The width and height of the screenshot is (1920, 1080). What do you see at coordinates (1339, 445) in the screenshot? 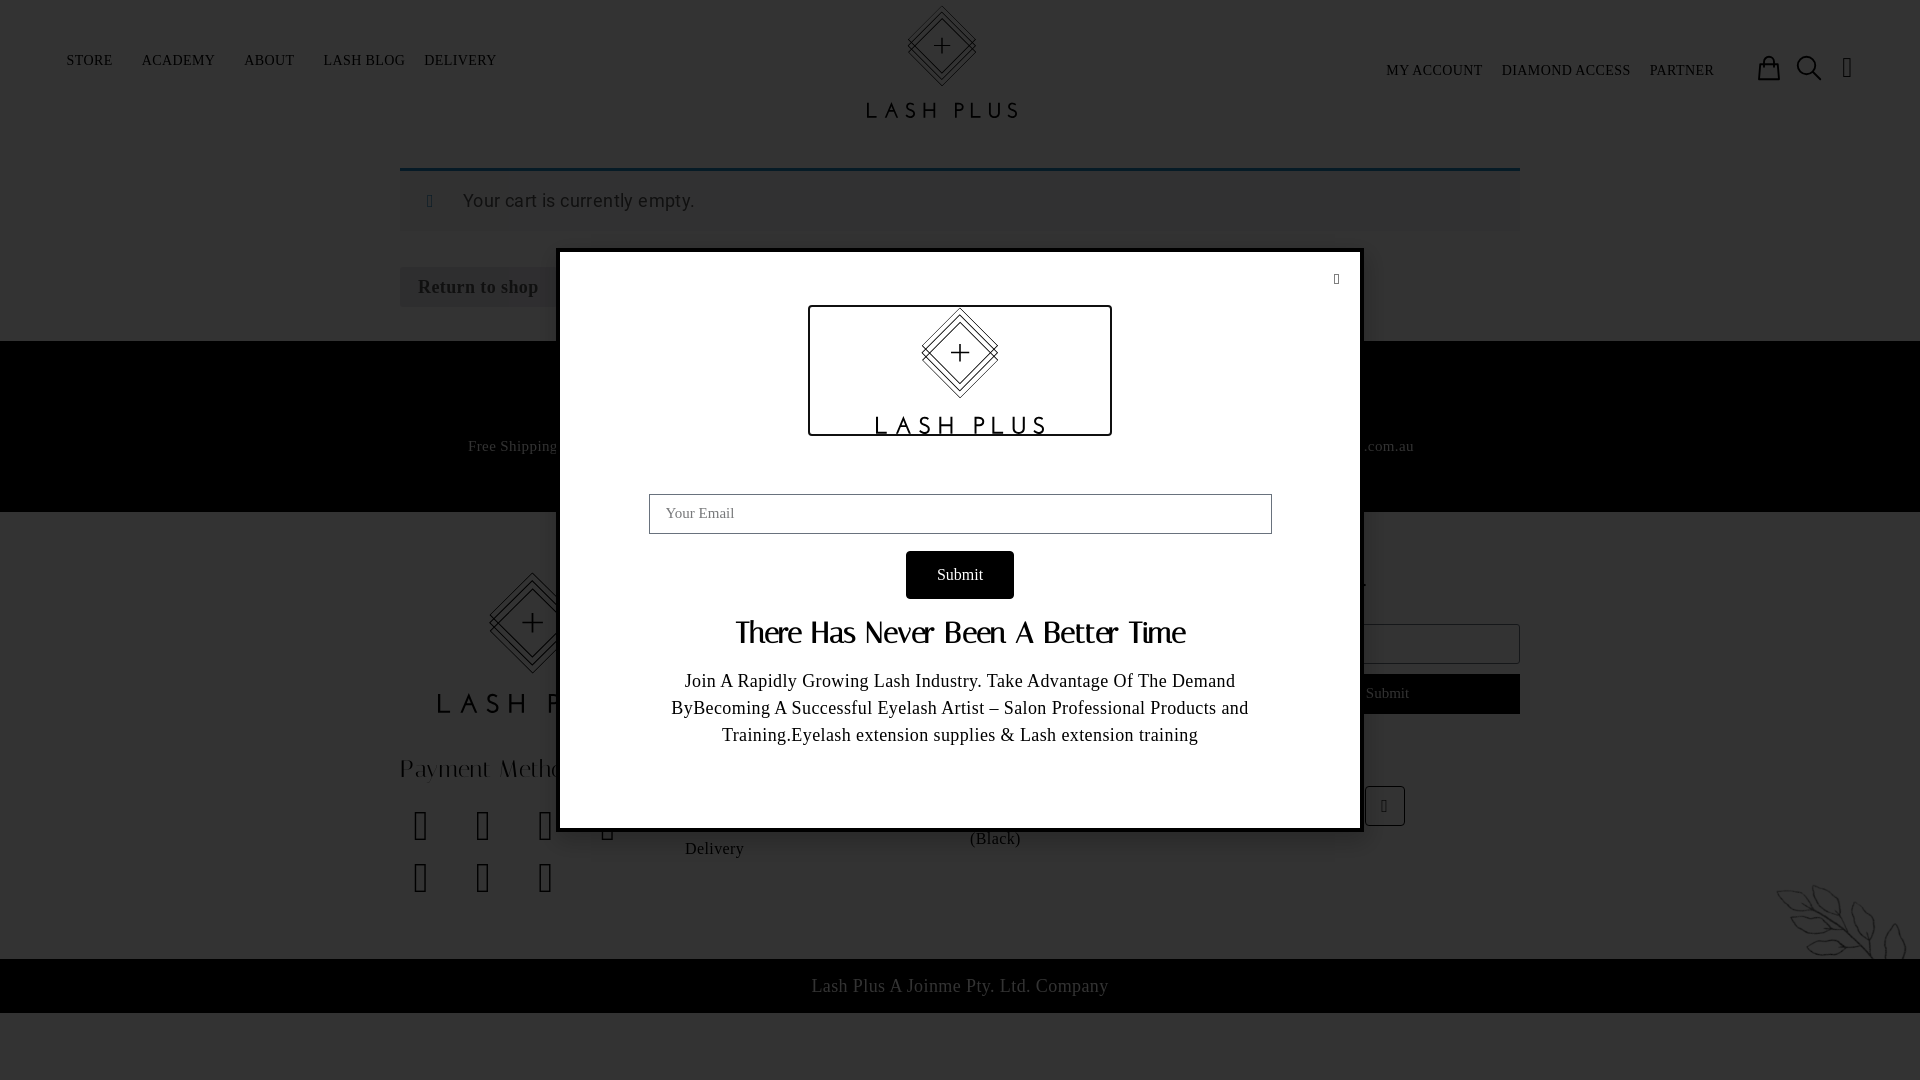
I see `'sales@lashplus.com.au'` at bounding box center [1339, 445].